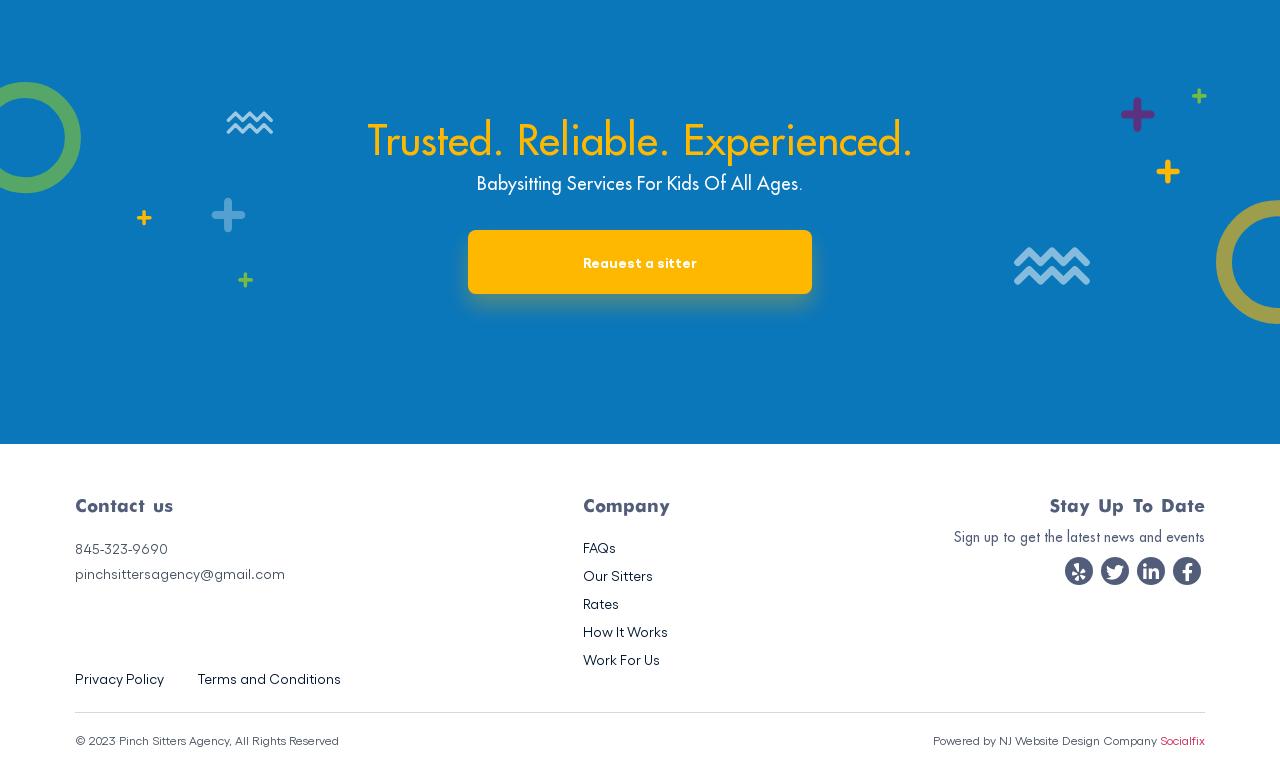 This screenshot has width=1280, height=766. What do you see at coordinates (118, 678) in the screenshot?
I see `'Privacy Policy'` at bounding box center [118, 678].